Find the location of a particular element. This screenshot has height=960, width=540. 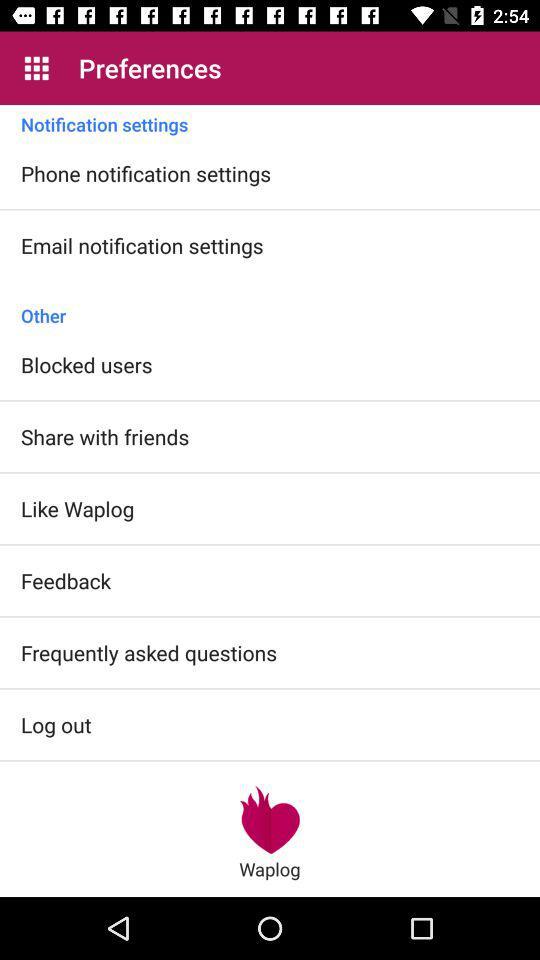

like waplog is located at coordinates (76, 507).